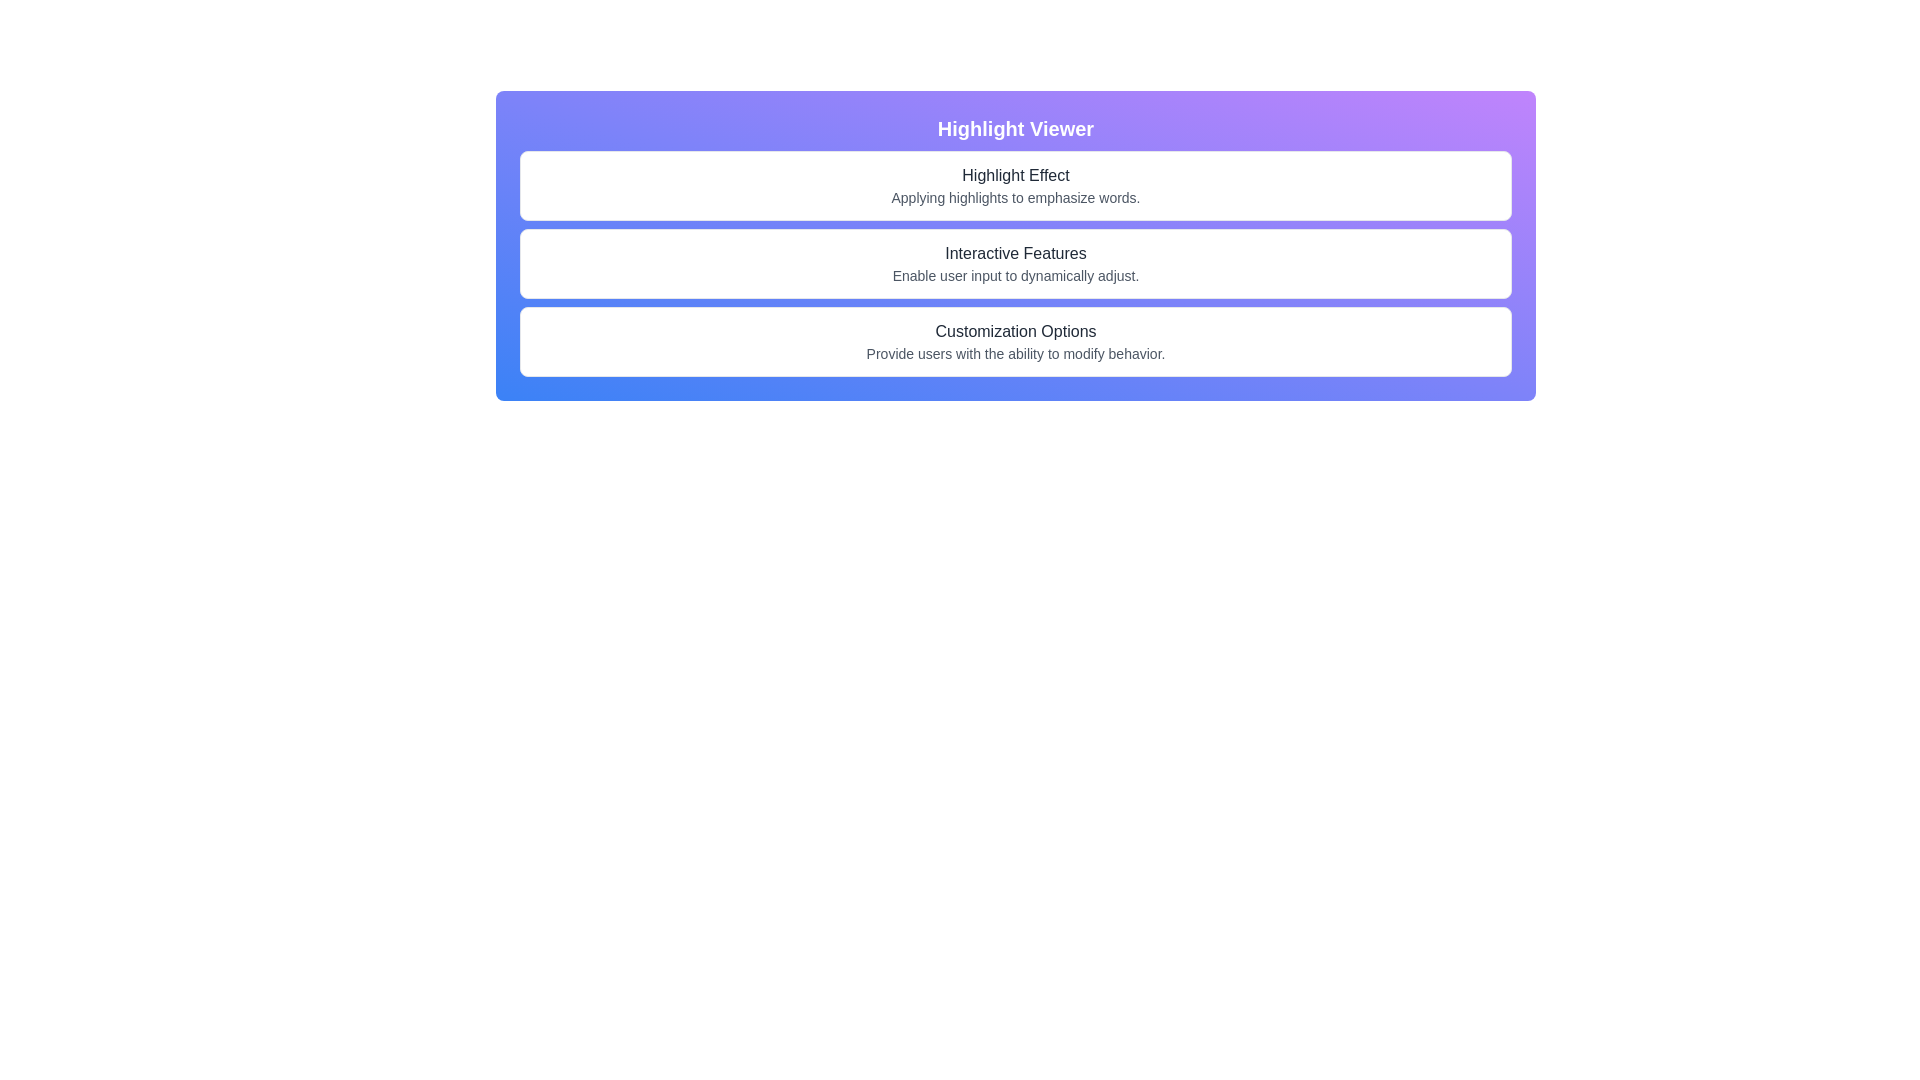 The width and height of the screenshot is (1920, 1080). I want to click on the letter 'i' in the text 'Customization Options', which is underlined on hover and is the 7th character in the text located at the bottom of the interface, so click(992, 330).